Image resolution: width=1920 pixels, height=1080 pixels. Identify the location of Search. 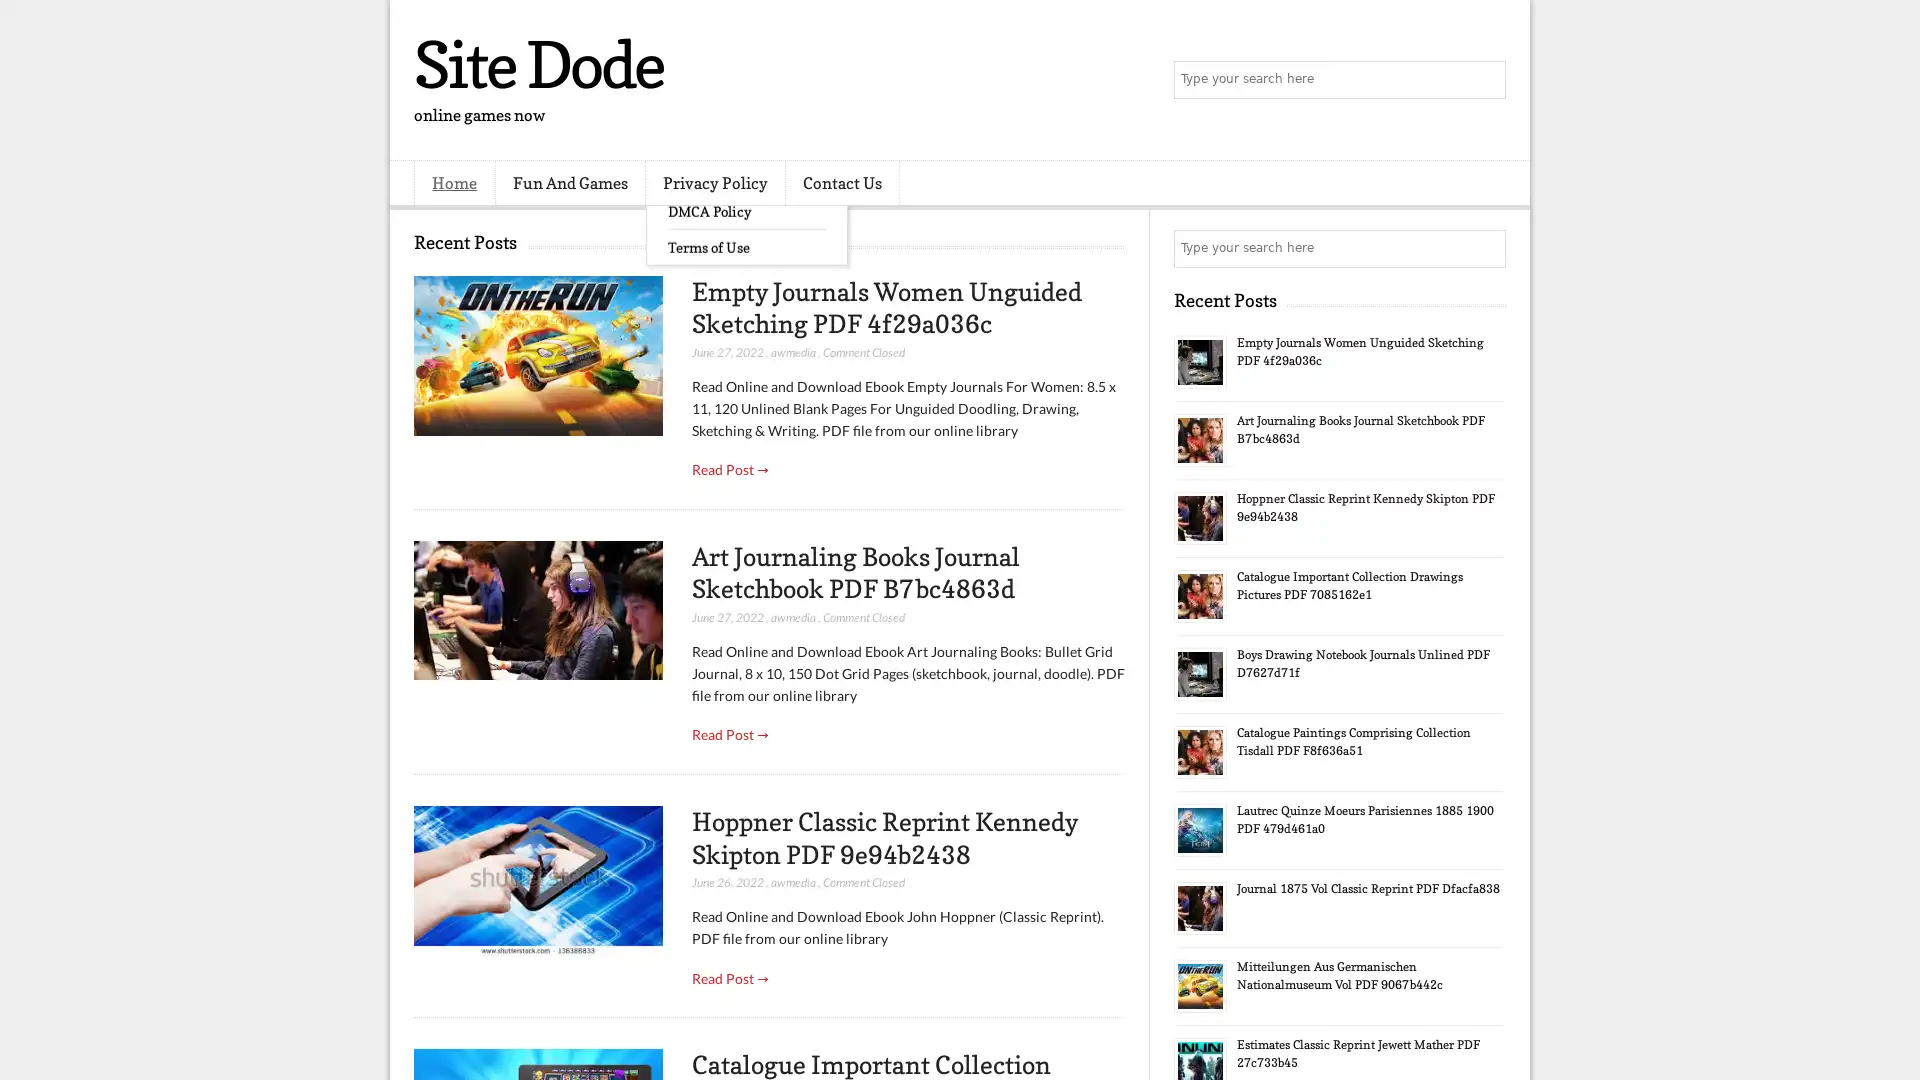
(1485, 80).